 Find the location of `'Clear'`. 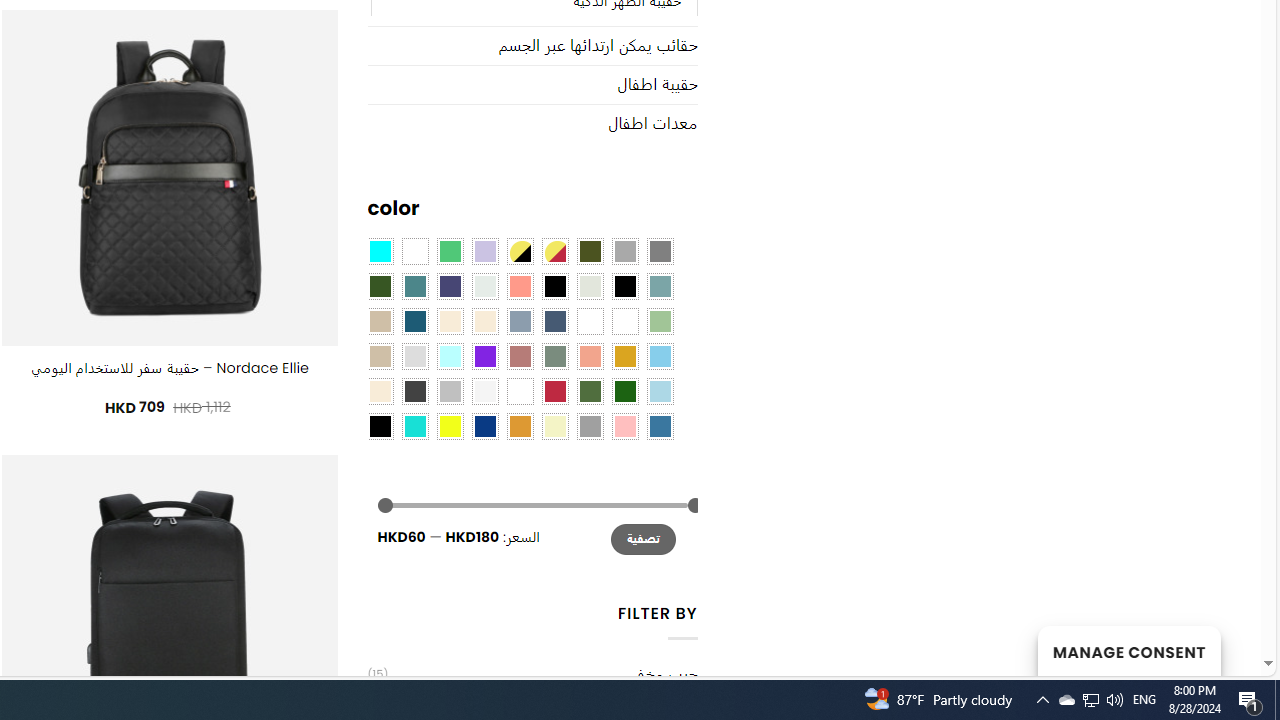

'Clear' is located at coordinates (413, 250).